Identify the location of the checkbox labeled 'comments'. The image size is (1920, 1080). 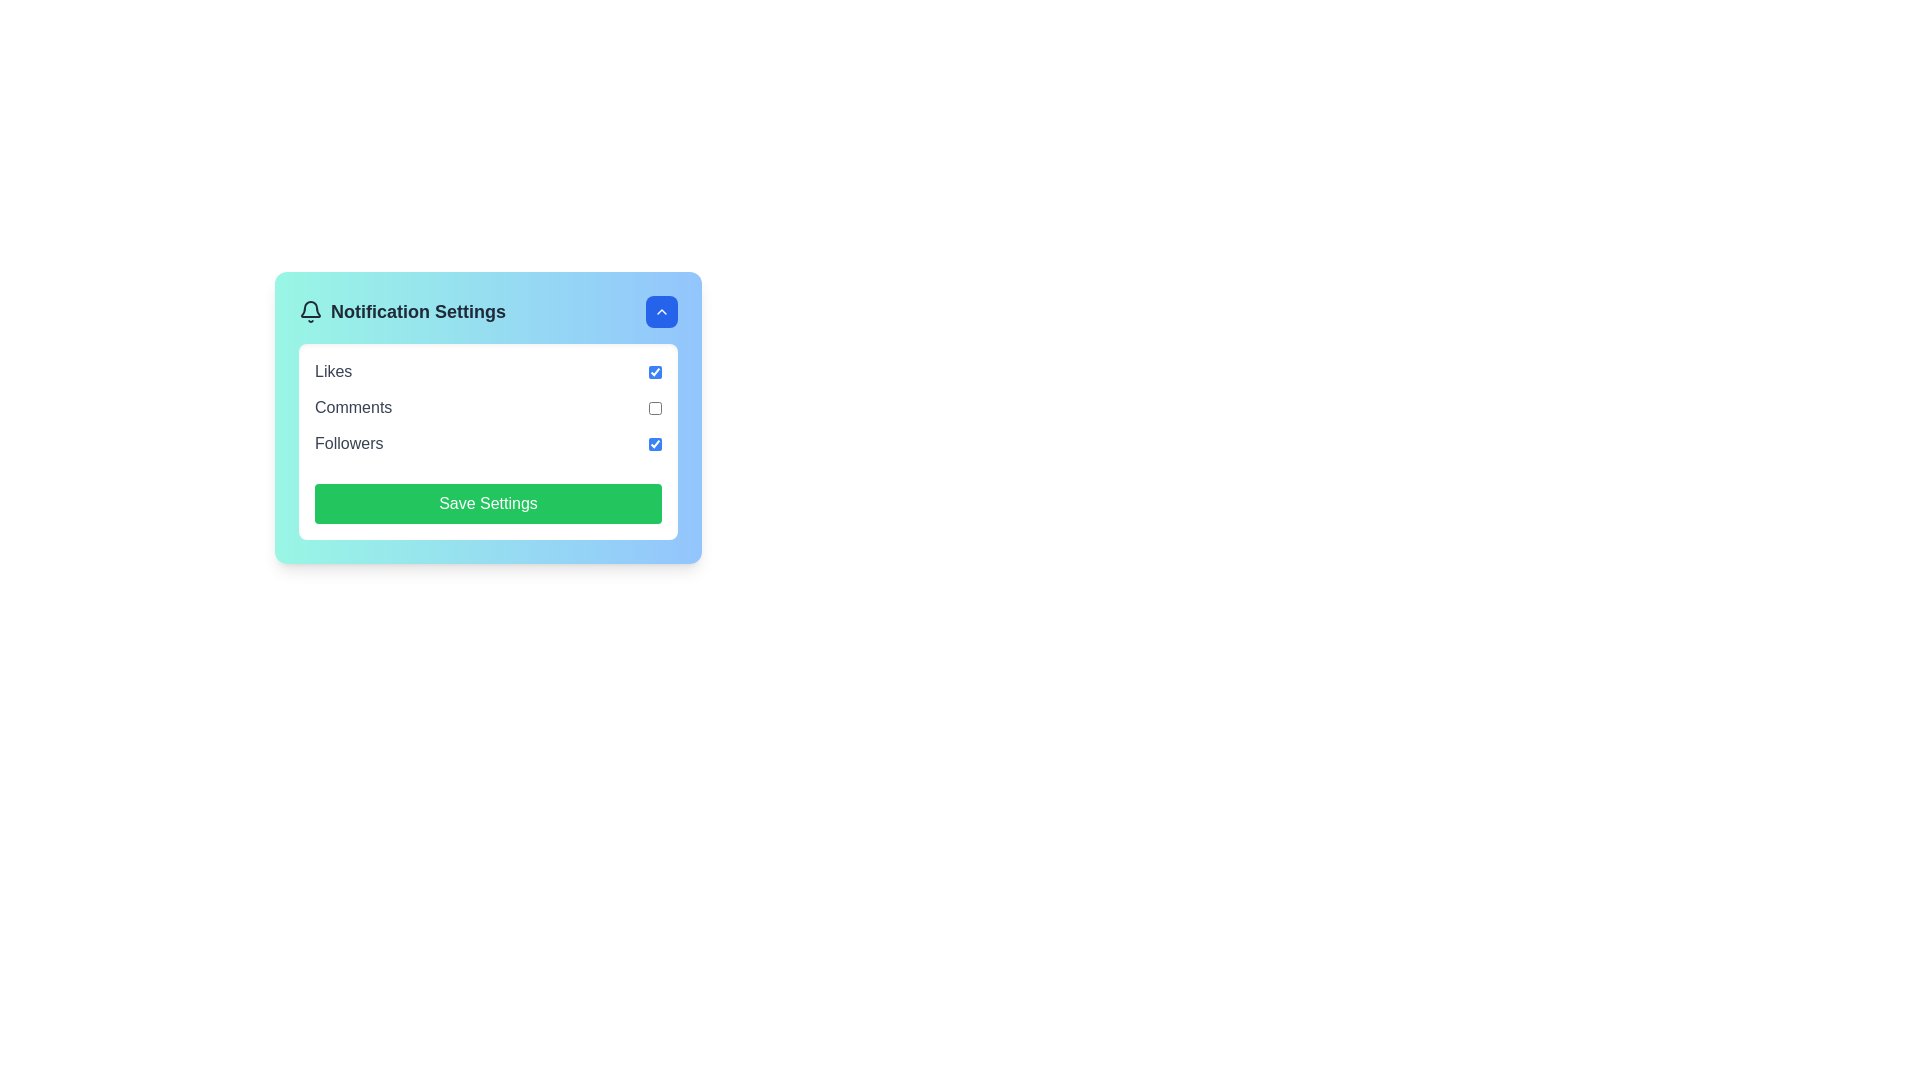
(488, 407).